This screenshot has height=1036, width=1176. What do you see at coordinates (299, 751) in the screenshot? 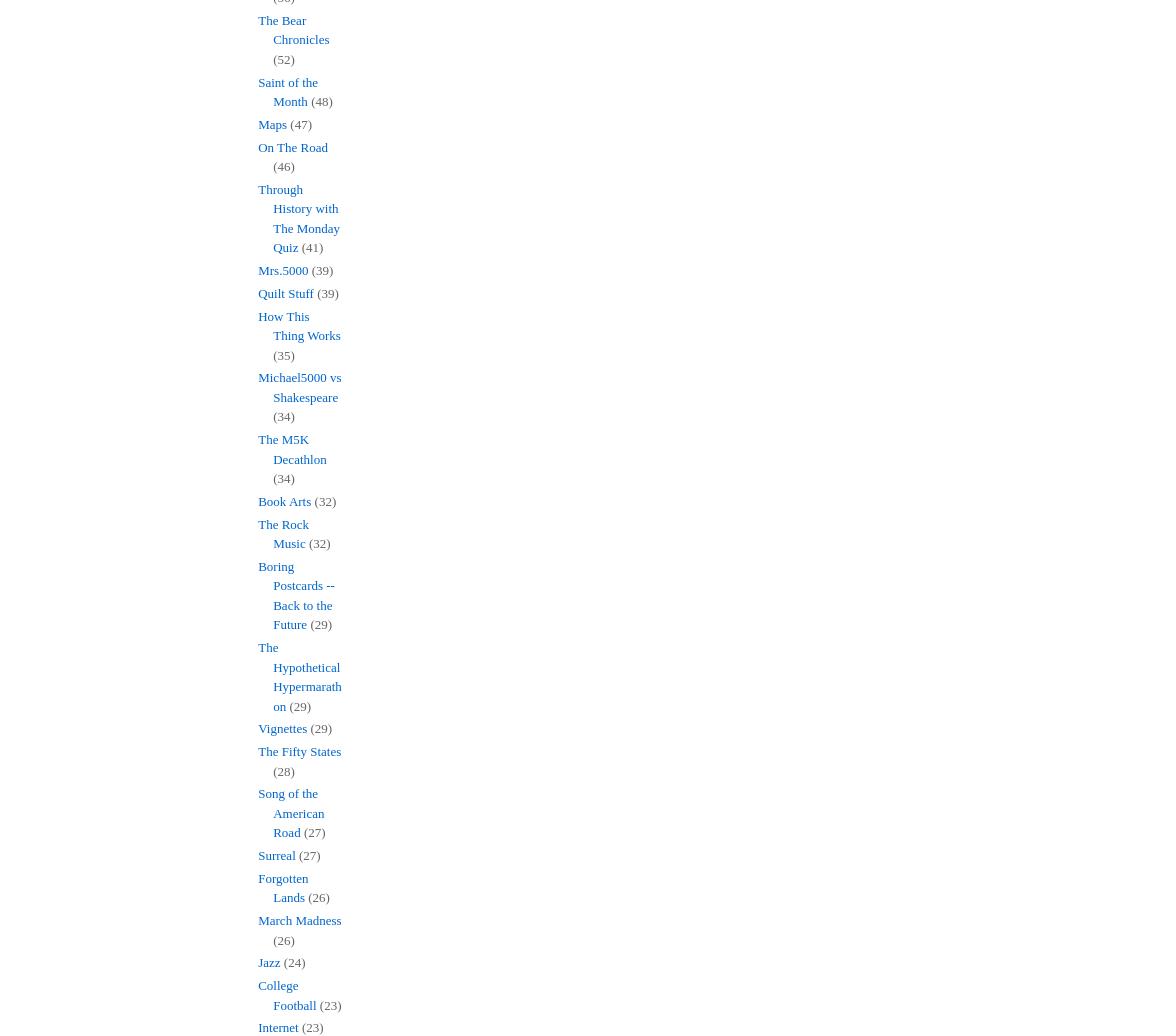
I see `'The Fifty States'` at bounding box center [299, 751].